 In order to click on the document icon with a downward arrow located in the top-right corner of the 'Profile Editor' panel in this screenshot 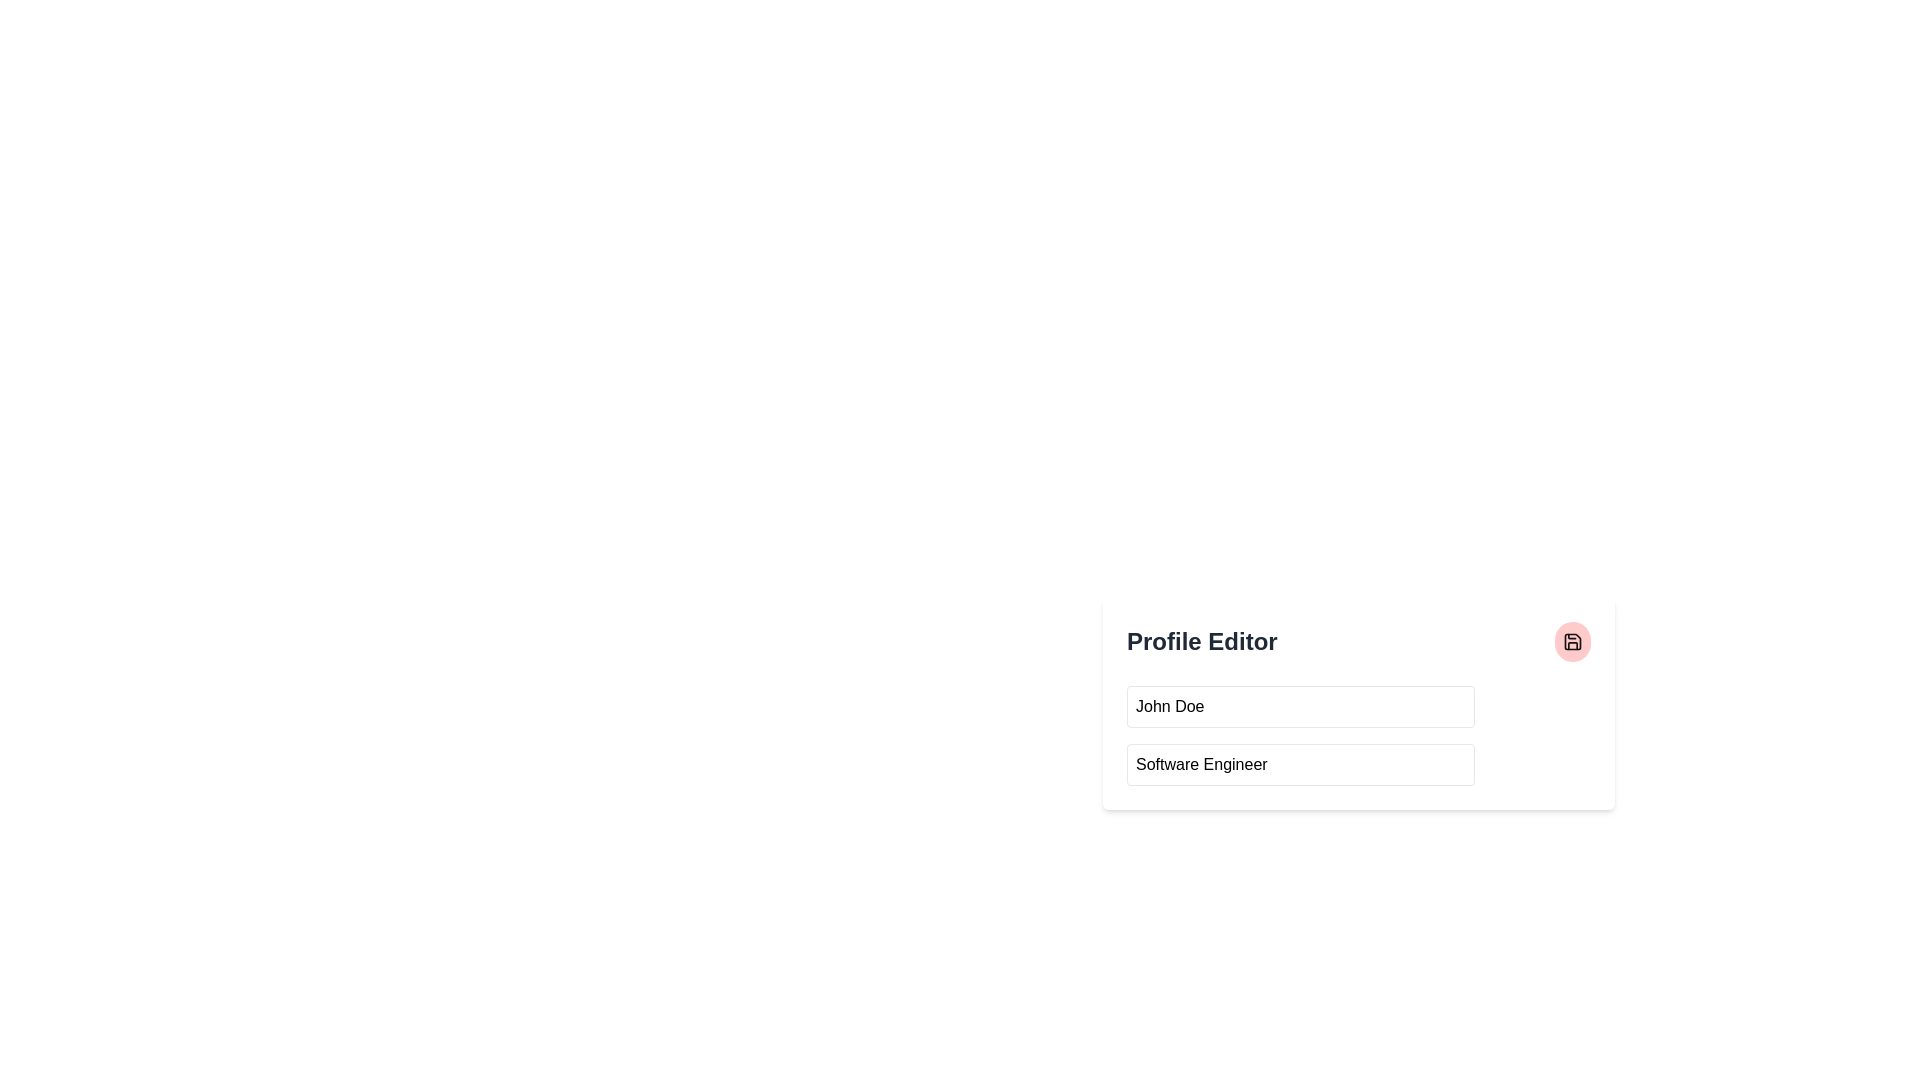, I will do `click(1572, 641)`.